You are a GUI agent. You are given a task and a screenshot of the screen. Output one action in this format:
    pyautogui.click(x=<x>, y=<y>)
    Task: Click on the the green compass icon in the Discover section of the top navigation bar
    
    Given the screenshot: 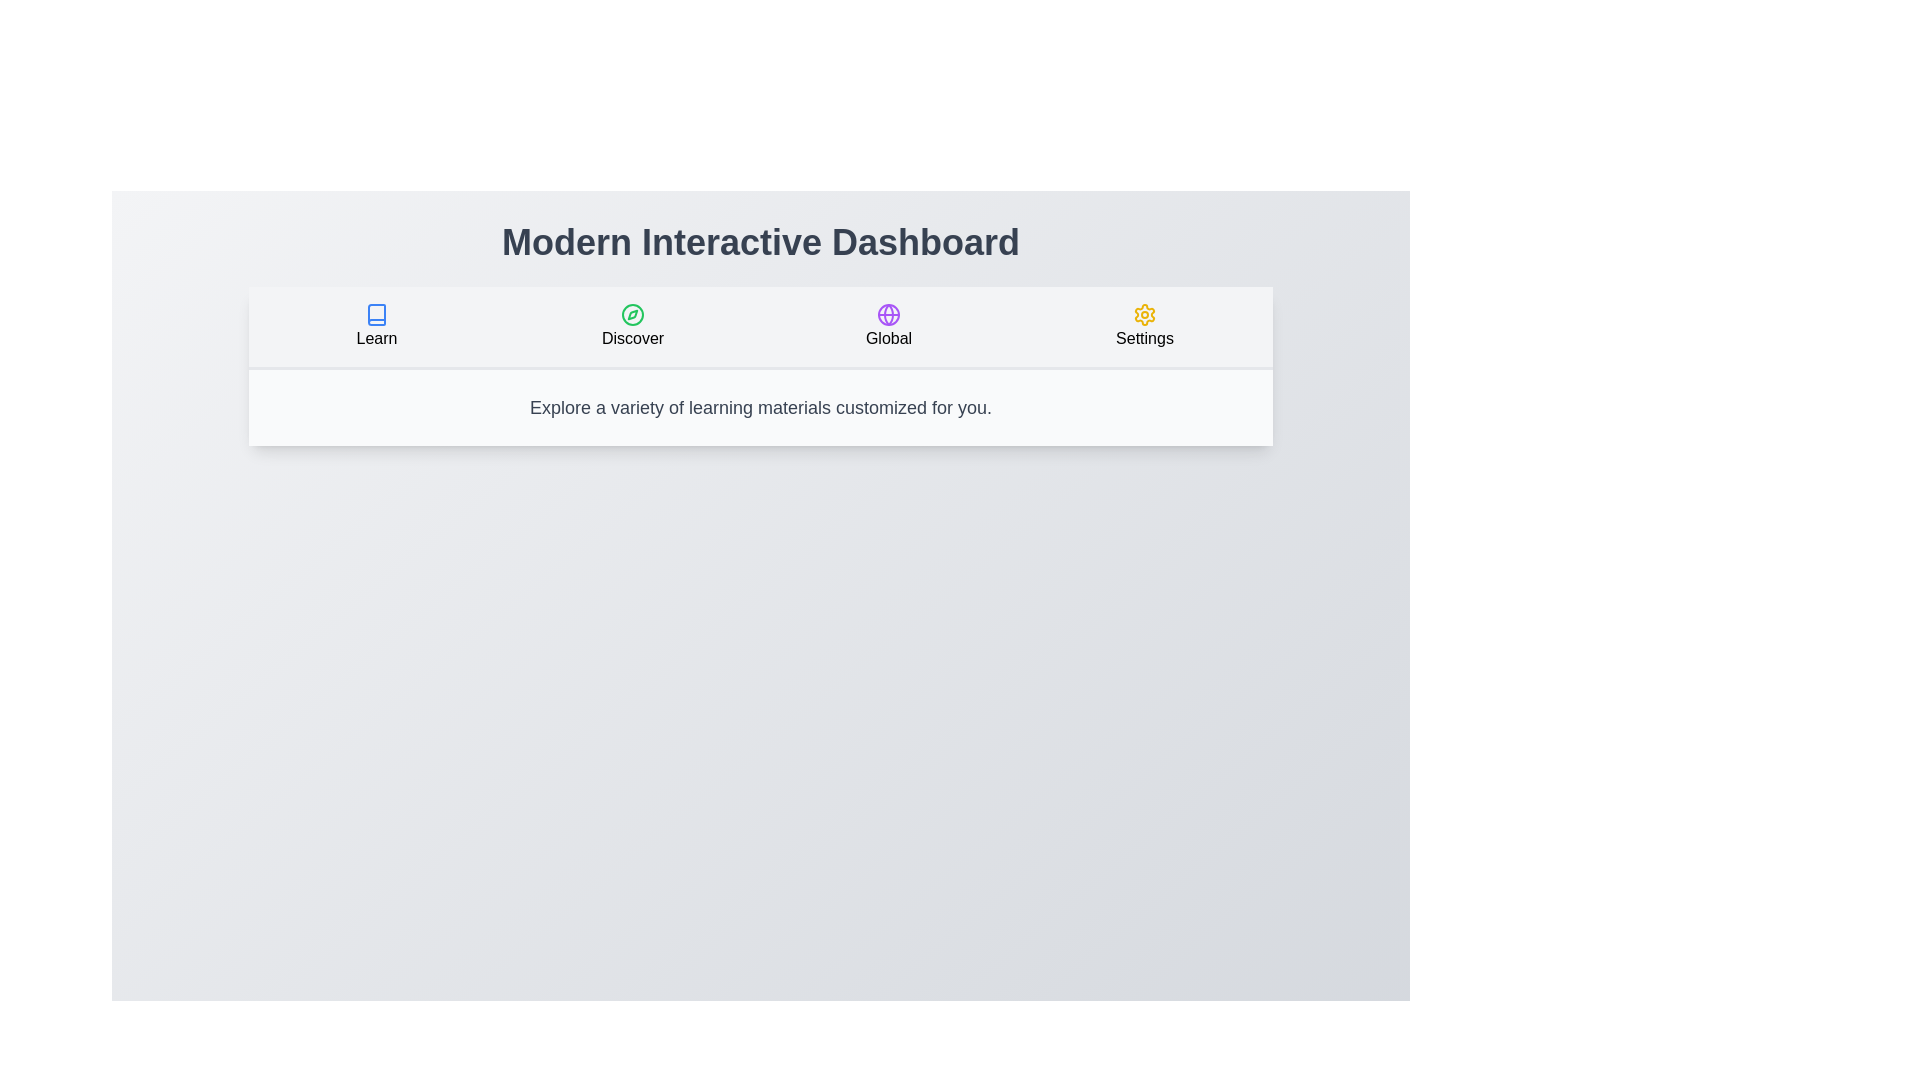 What is the action you would take?
    pyautogui.click(x=632, y=315)
    